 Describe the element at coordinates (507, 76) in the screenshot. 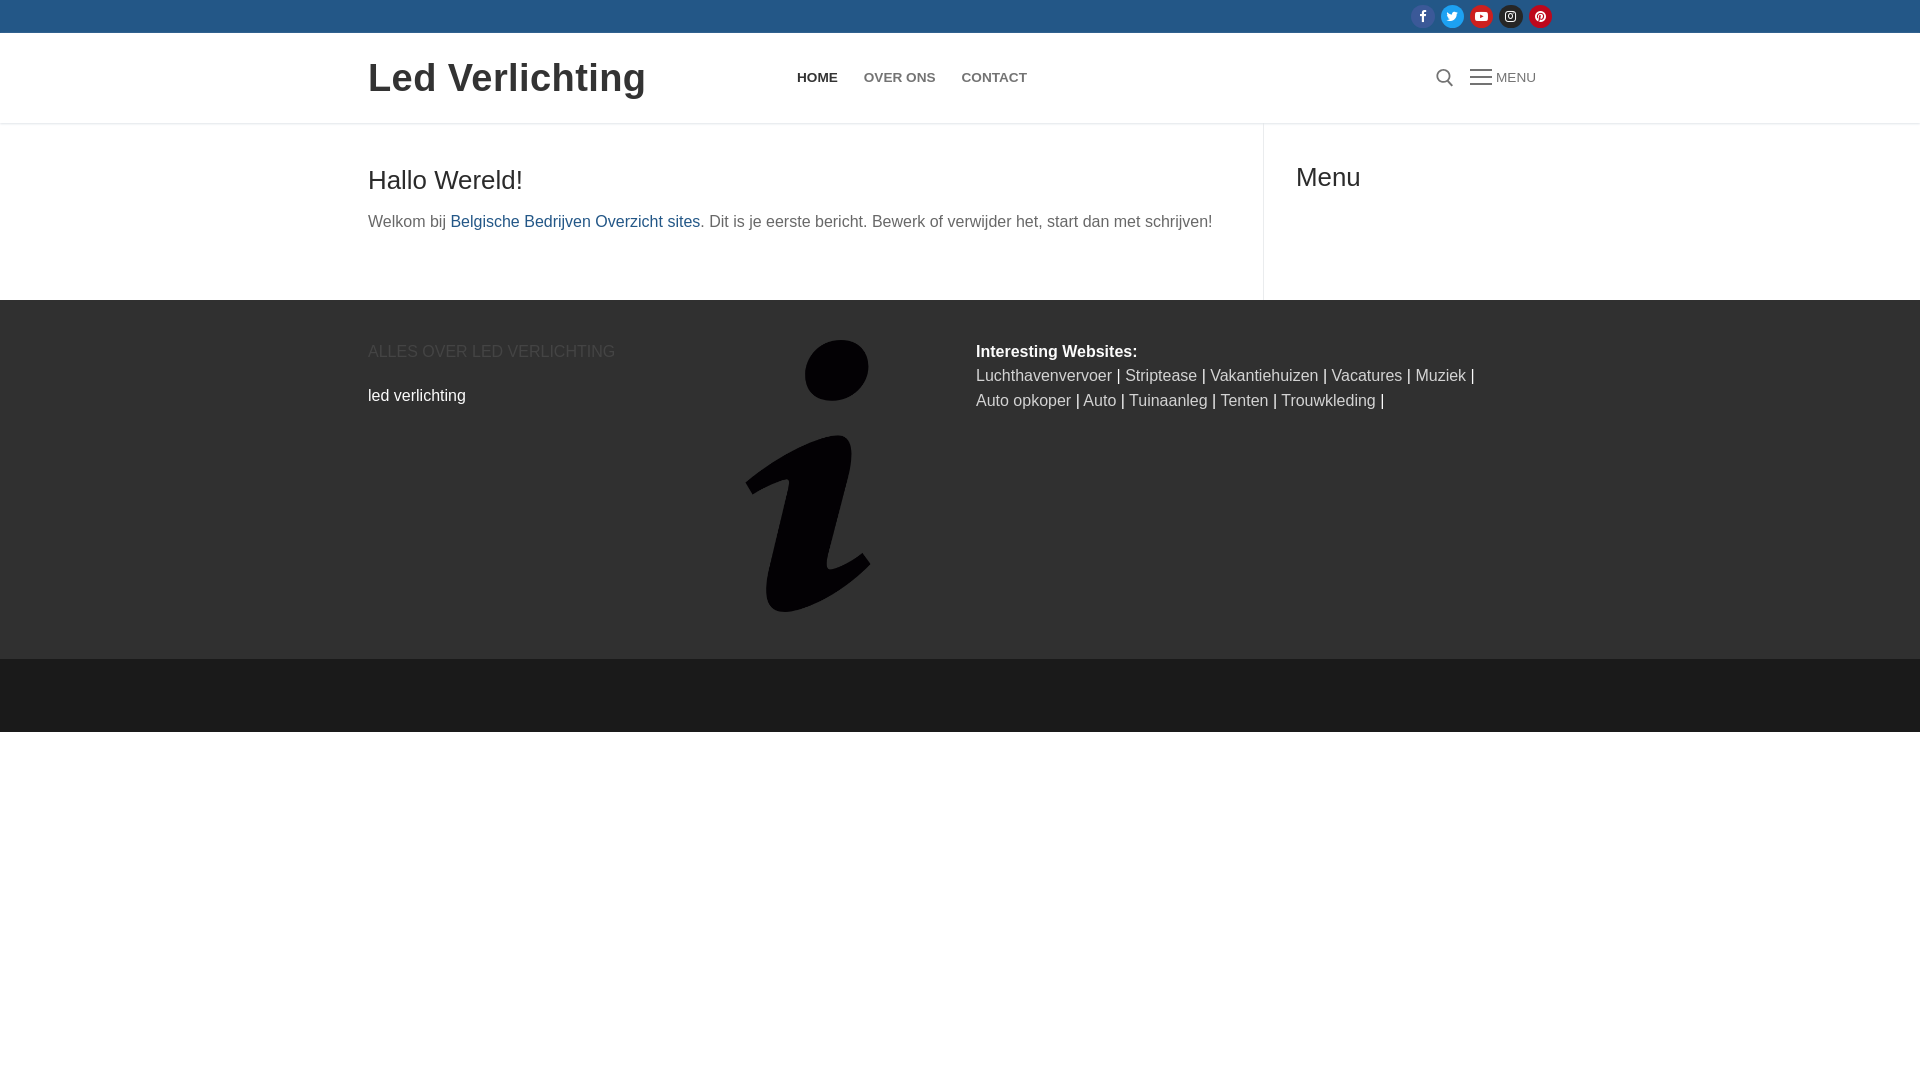

I see `'Led Verlichting'` at that location.